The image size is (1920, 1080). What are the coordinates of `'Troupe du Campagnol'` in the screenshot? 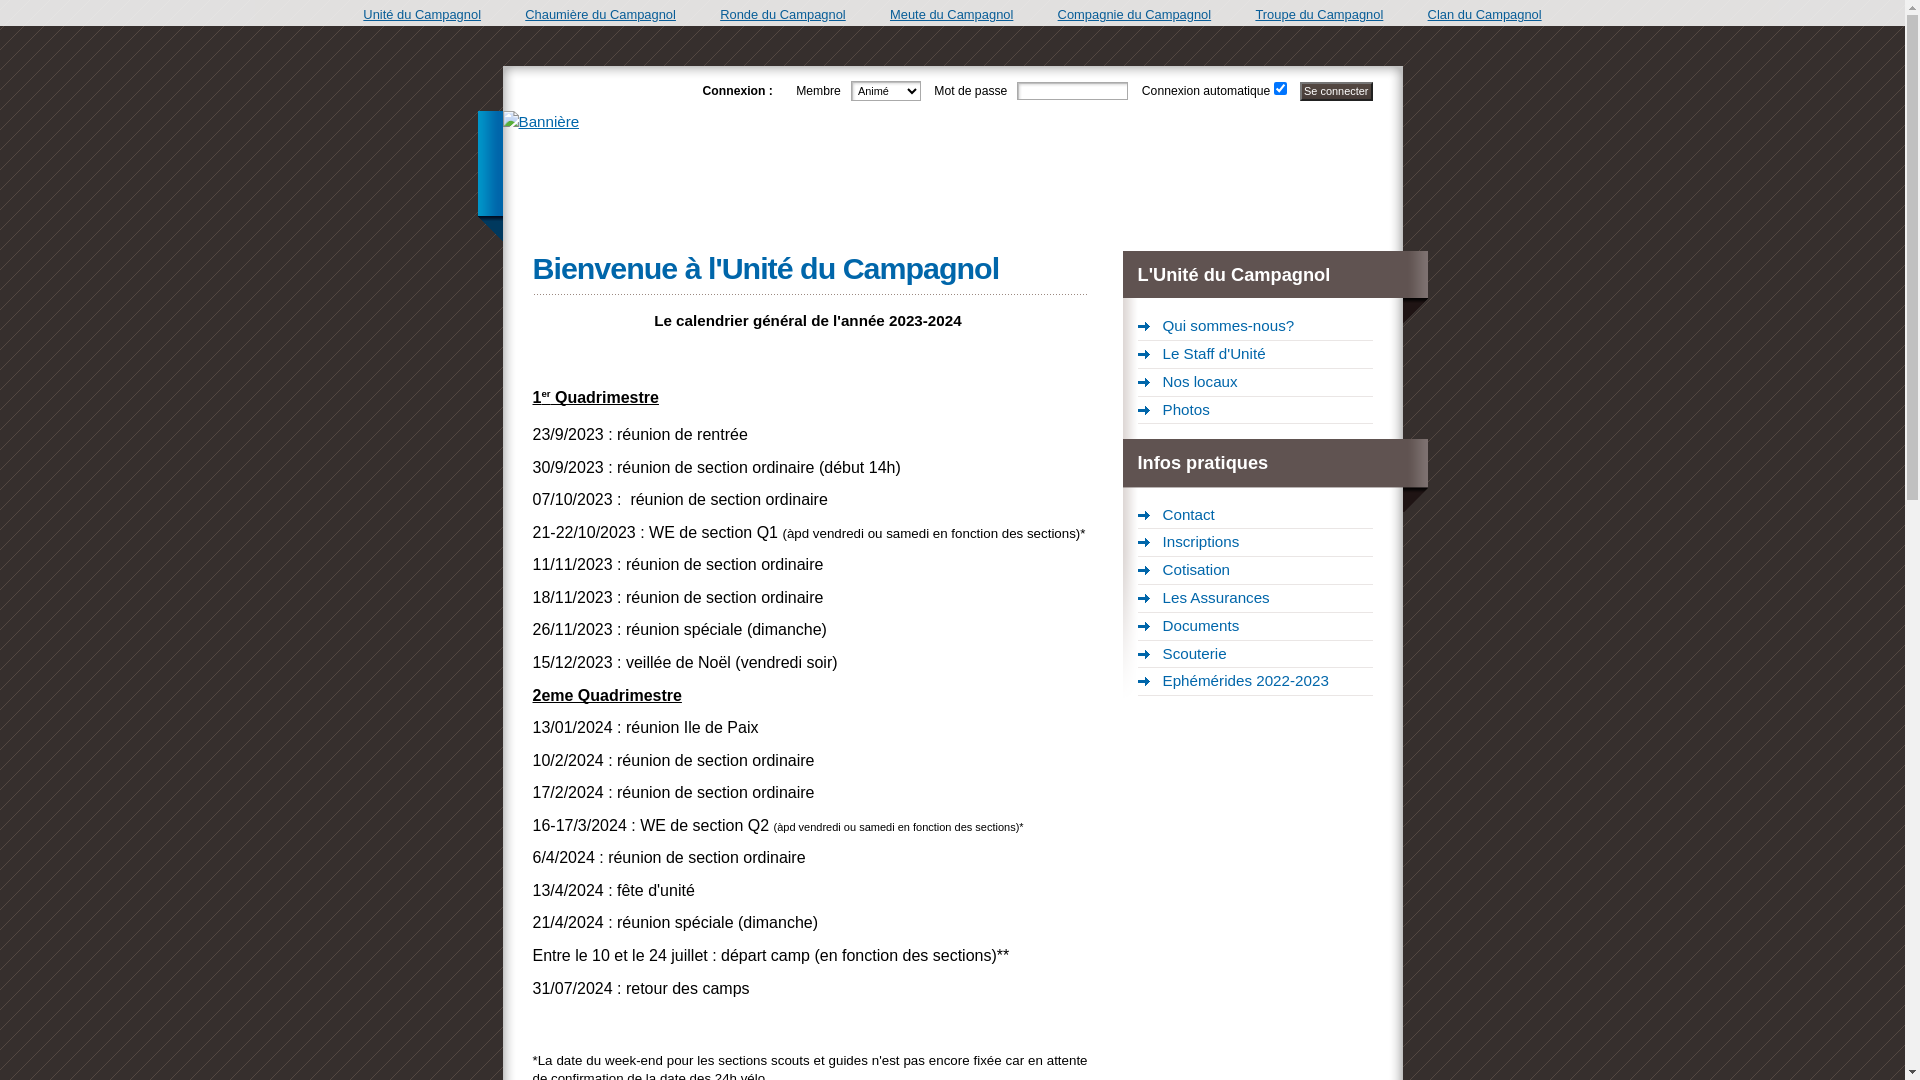 It's located at (1233, 14).